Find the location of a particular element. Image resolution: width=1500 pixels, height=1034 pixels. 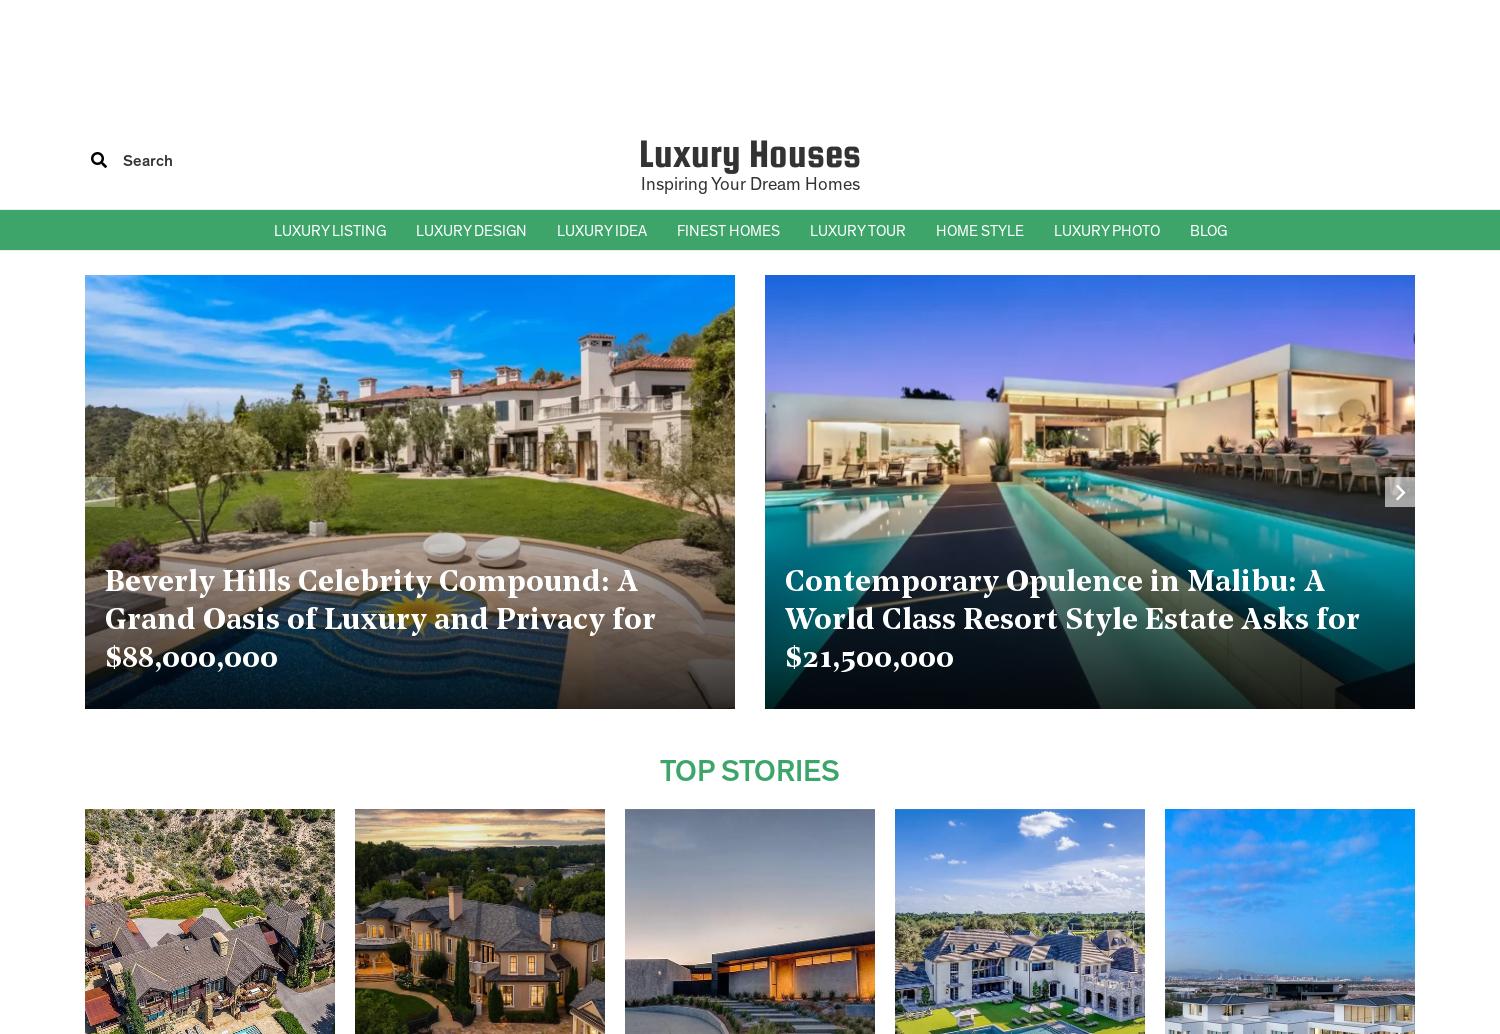

'– Transitional Homes' is located at coordinates (996, 392).